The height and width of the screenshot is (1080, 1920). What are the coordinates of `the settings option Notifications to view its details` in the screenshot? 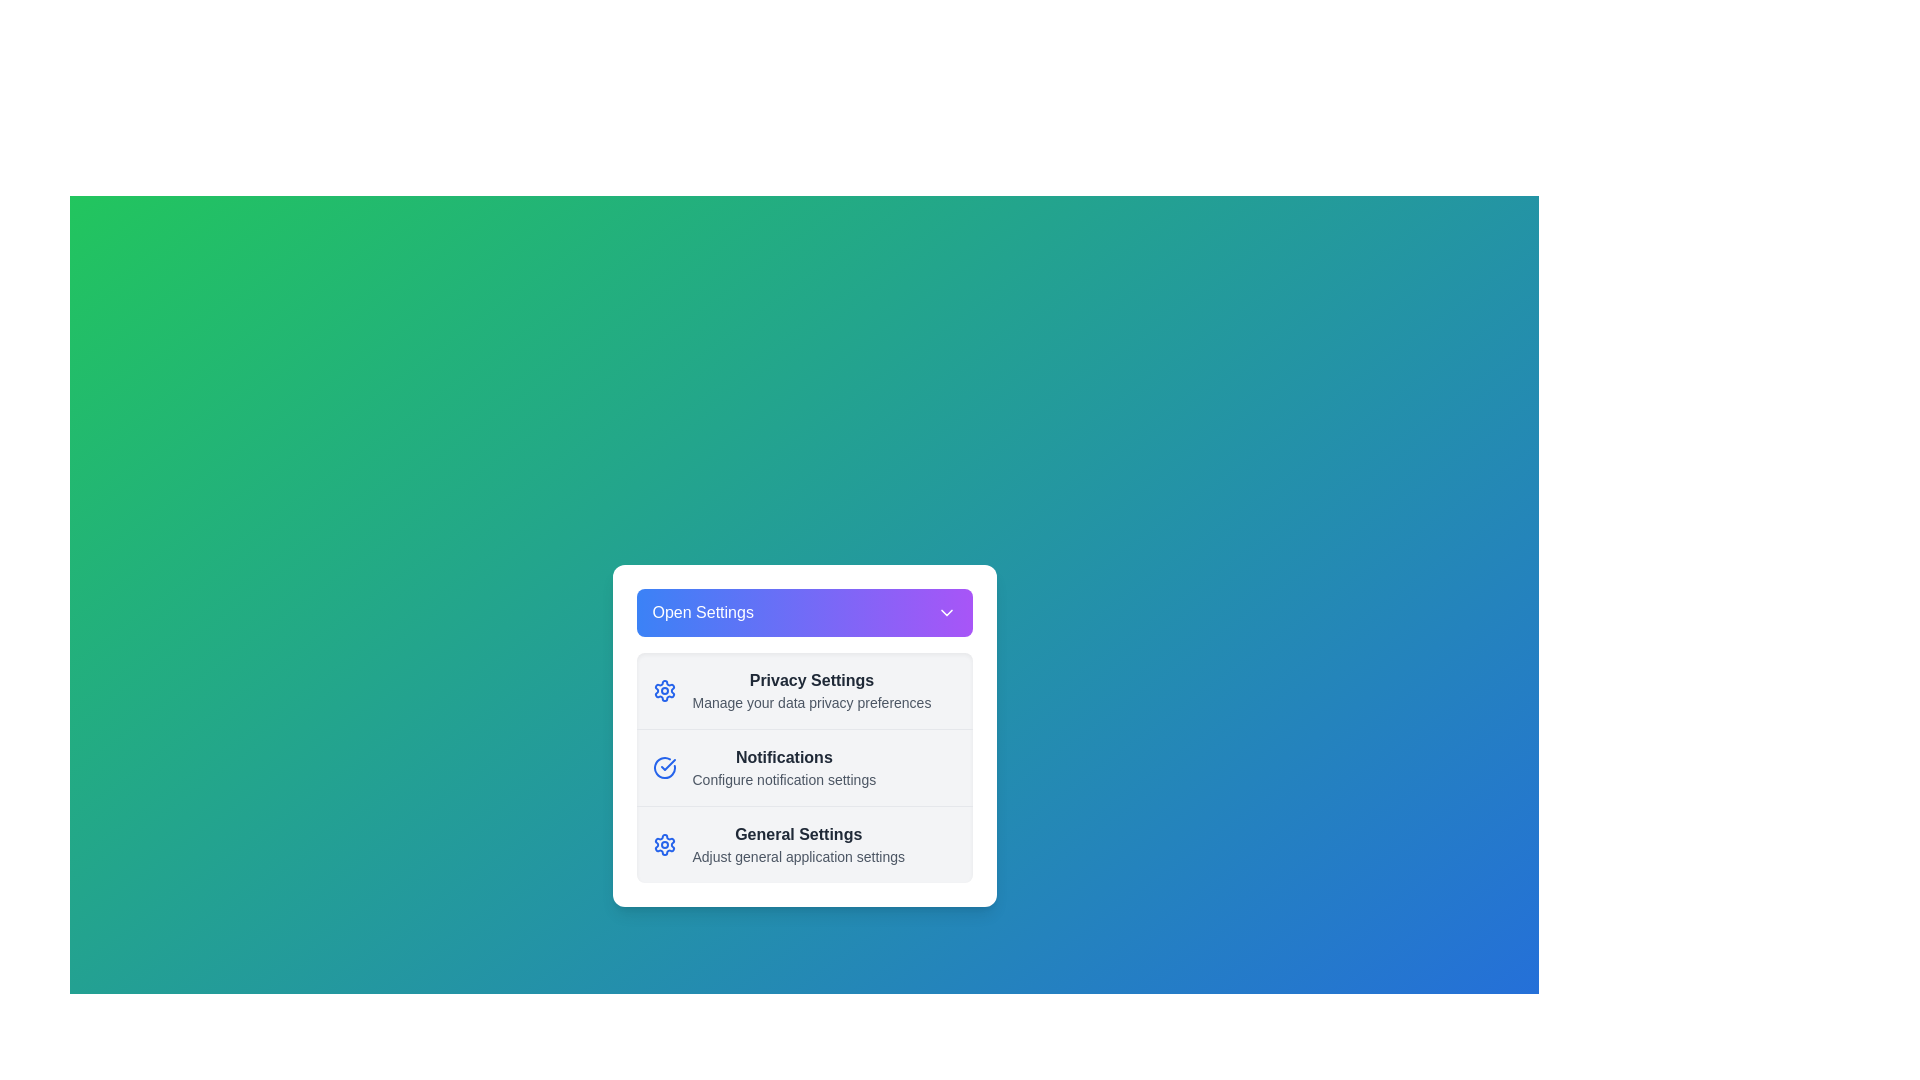 It's located at (804, 766).